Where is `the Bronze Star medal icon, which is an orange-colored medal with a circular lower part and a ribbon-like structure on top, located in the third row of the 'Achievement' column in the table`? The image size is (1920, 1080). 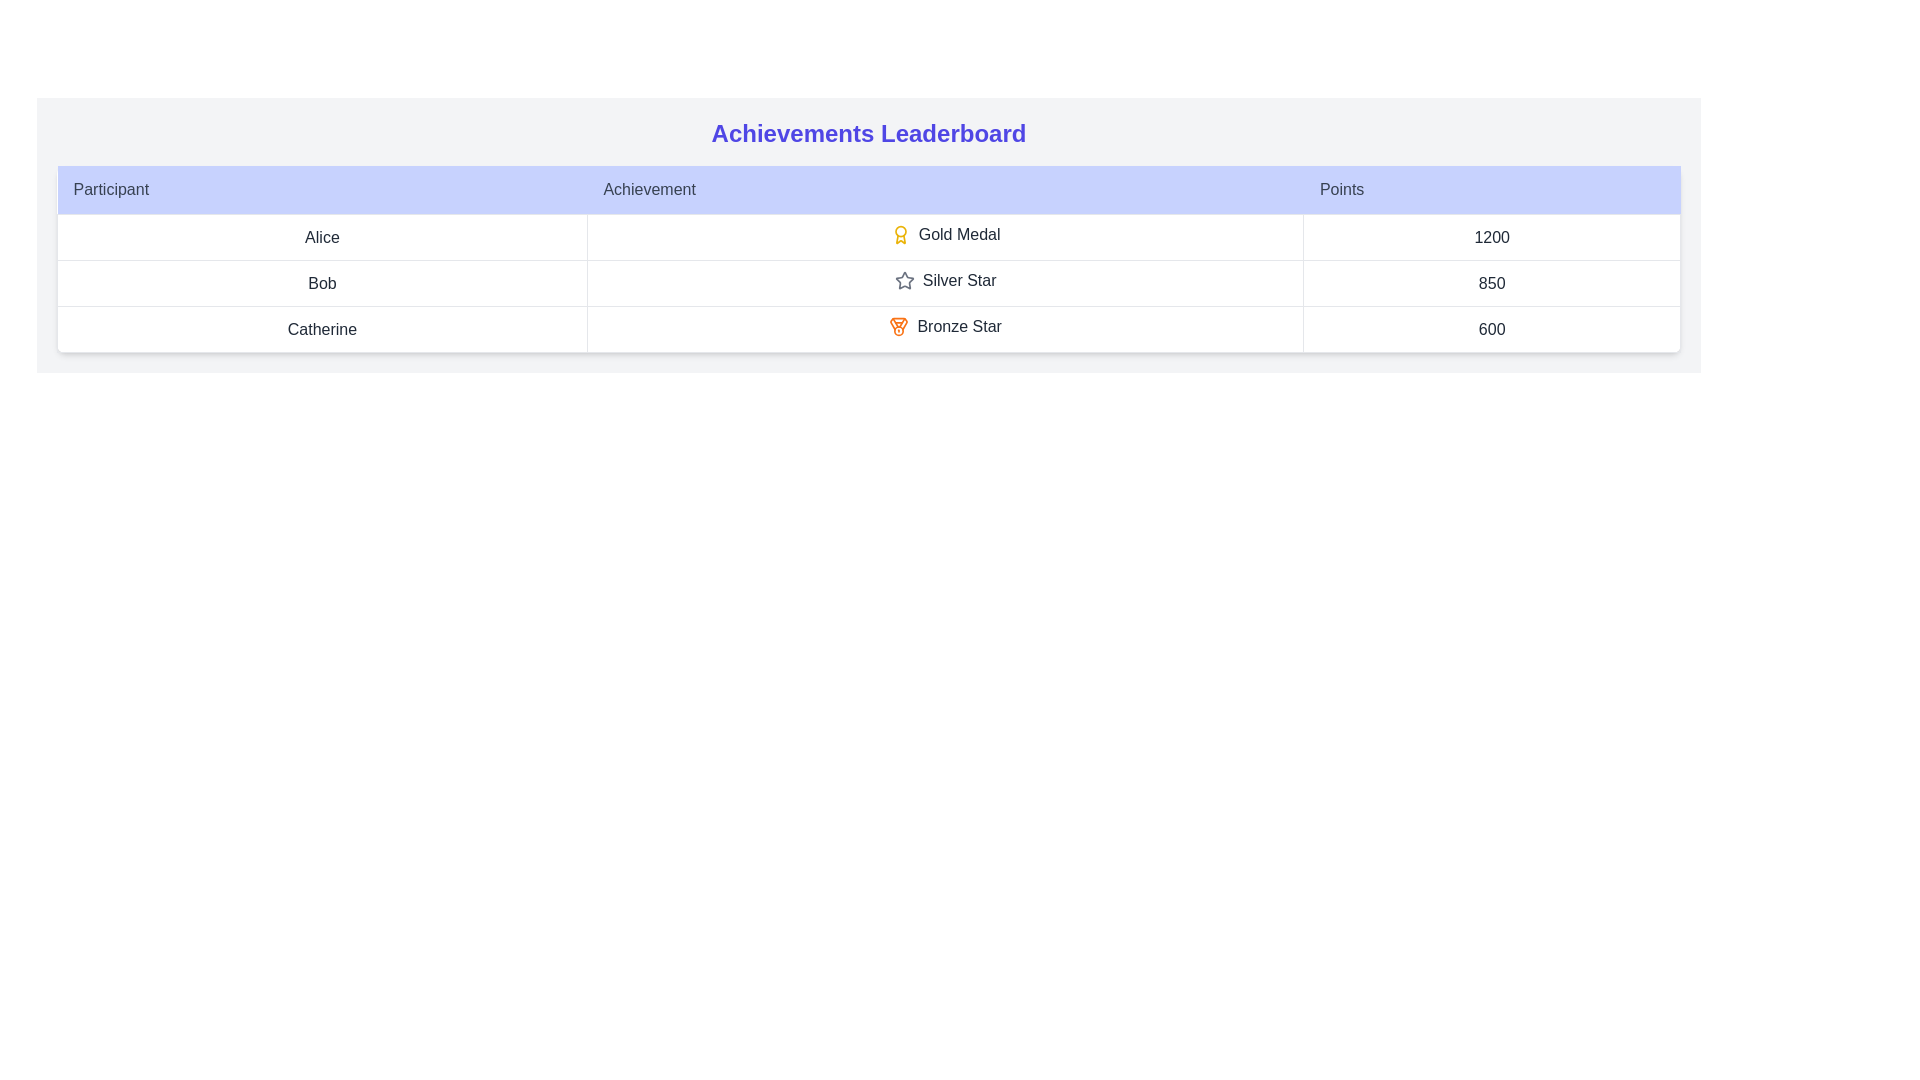
the Bronze Star medal icon, which is an orange-colored medal with a circular lower part and a ribbon-like structure on top, located in the third row of the 'Achievement' column in the table is located at coordinates (898, 326).